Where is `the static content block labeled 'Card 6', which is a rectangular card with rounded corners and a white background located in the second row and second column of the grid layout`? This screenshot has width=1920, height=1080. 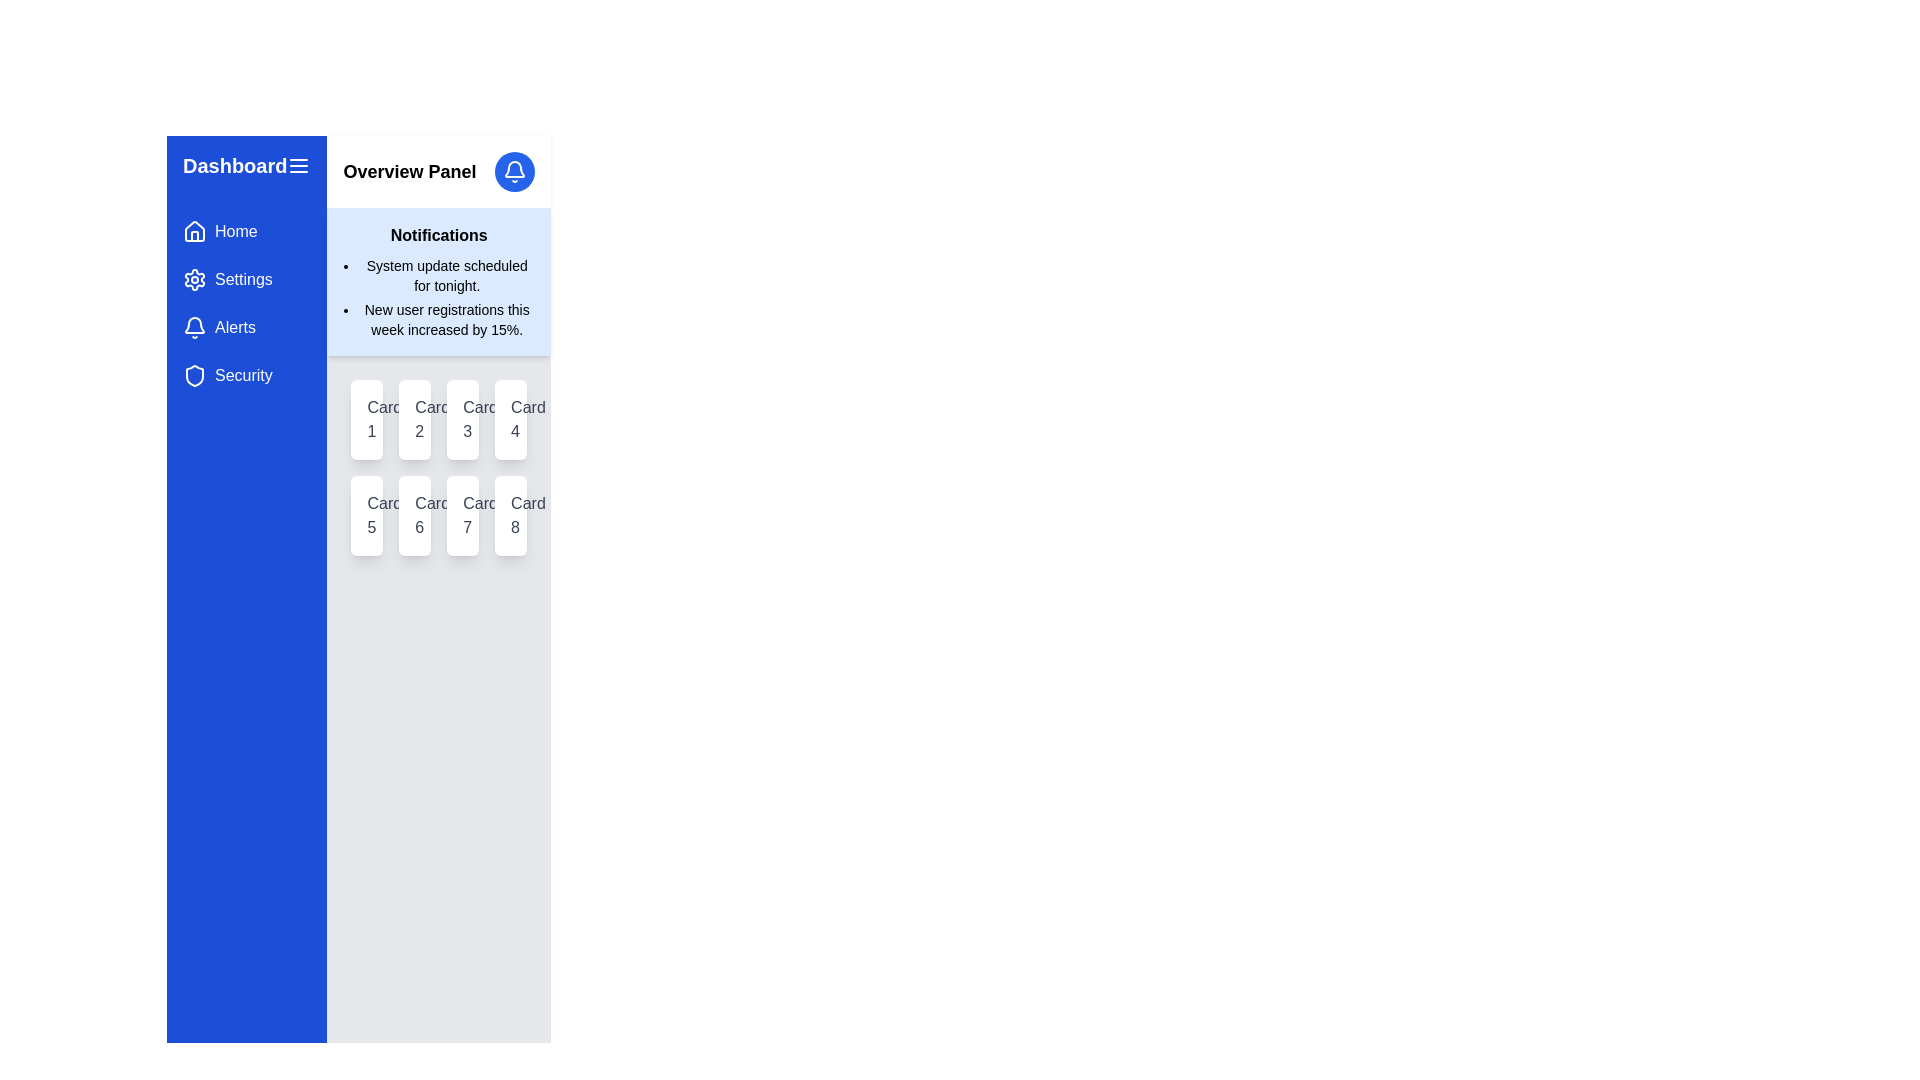
the static content block labeled 'Card 6', which is a rectangular card with rounded corners and a white background located in the second row and second column of the grid layout is located at coordinates (414, 515).